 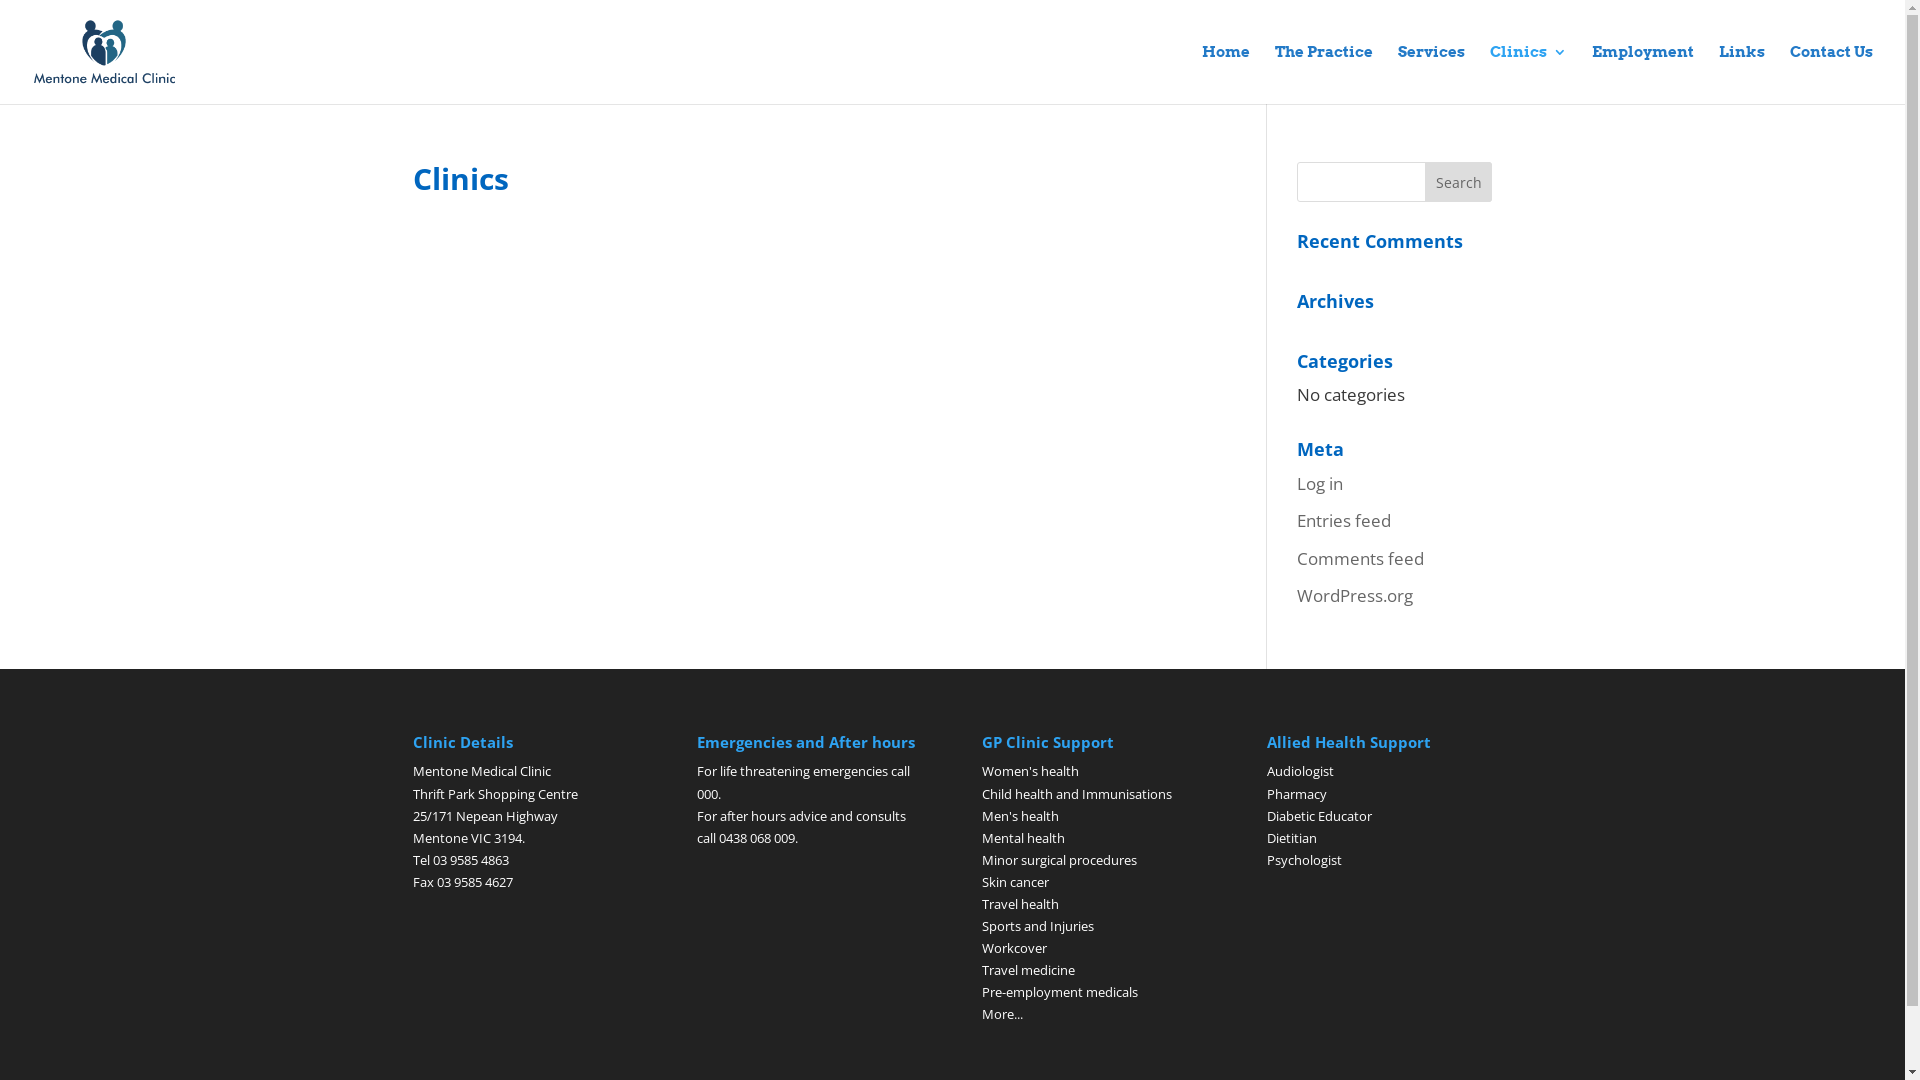 What do you see at coordinates (1320, 483) in the screenshot?
I see `'Log in'` at bounding box center [1320, 483].